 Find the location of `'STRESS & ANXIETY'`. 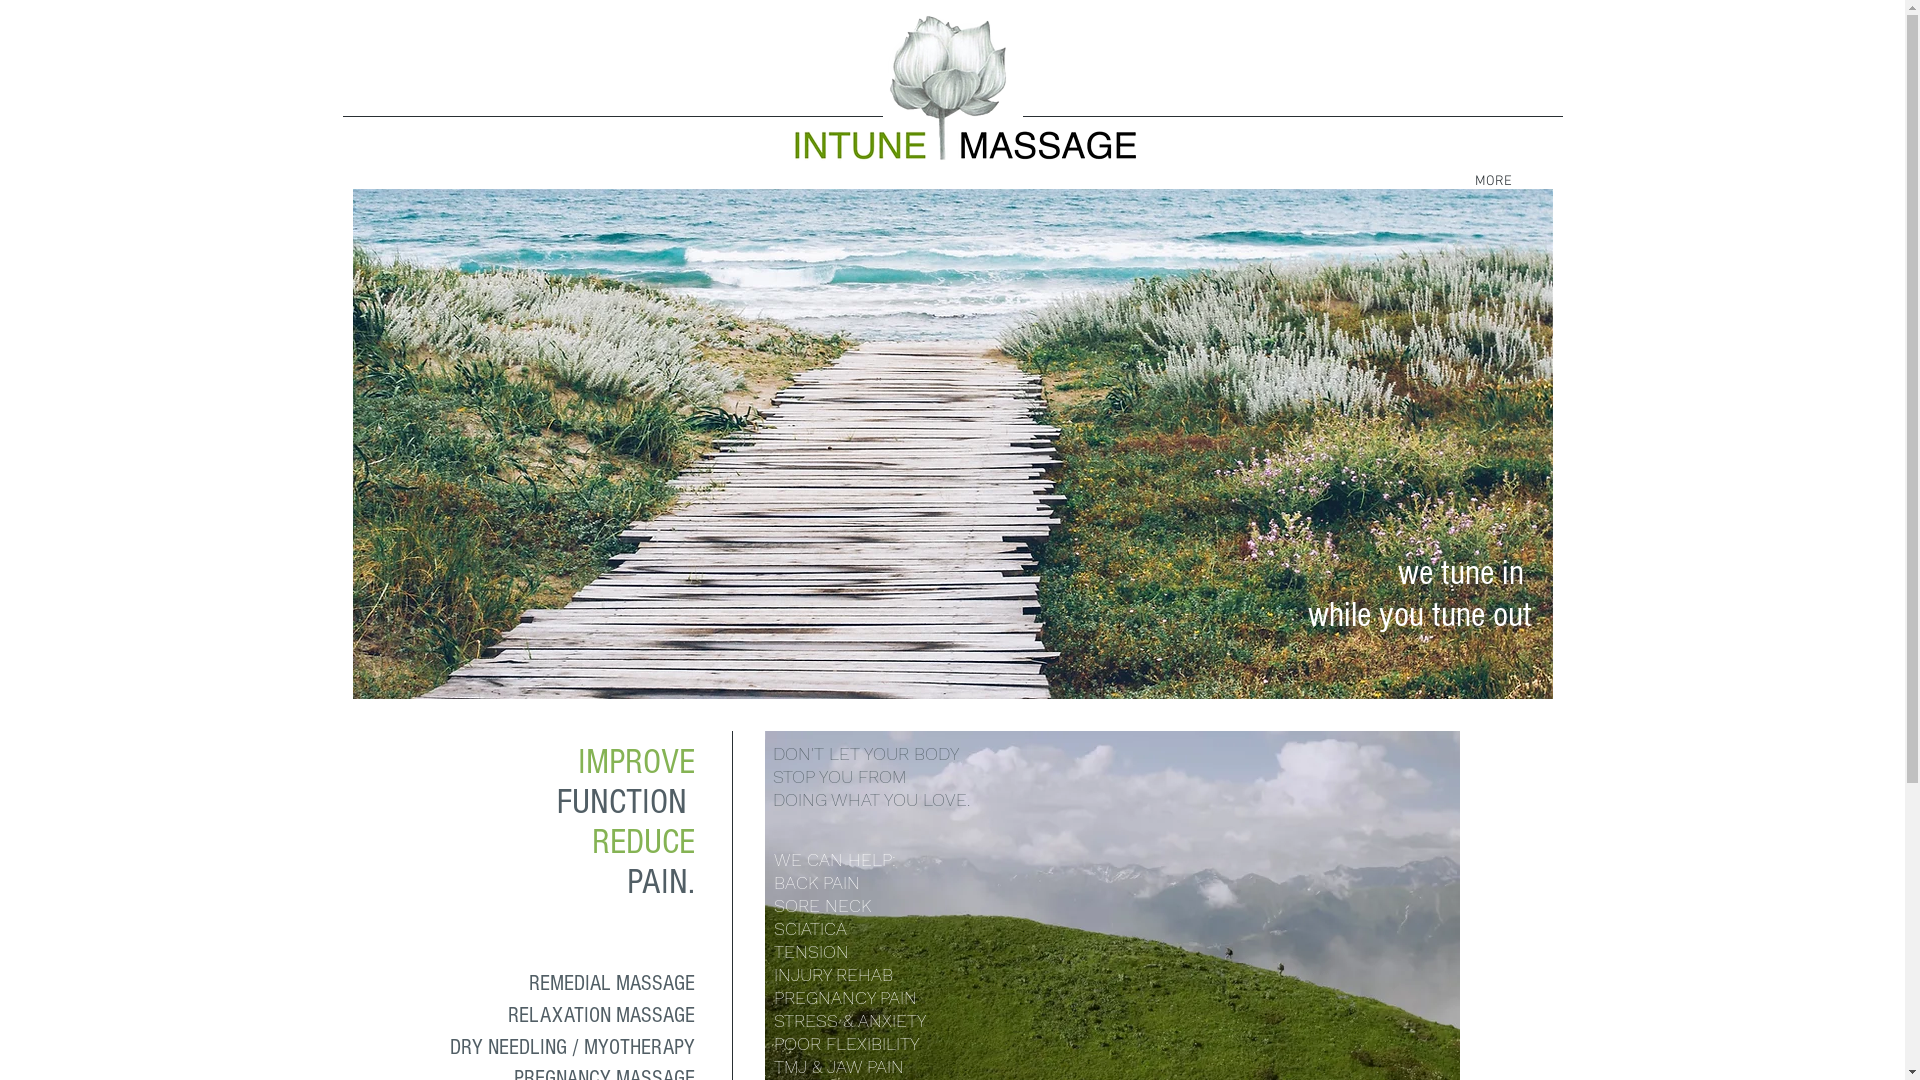

'STRESS & ANXIETY' is located at coordinates (849, 1020).